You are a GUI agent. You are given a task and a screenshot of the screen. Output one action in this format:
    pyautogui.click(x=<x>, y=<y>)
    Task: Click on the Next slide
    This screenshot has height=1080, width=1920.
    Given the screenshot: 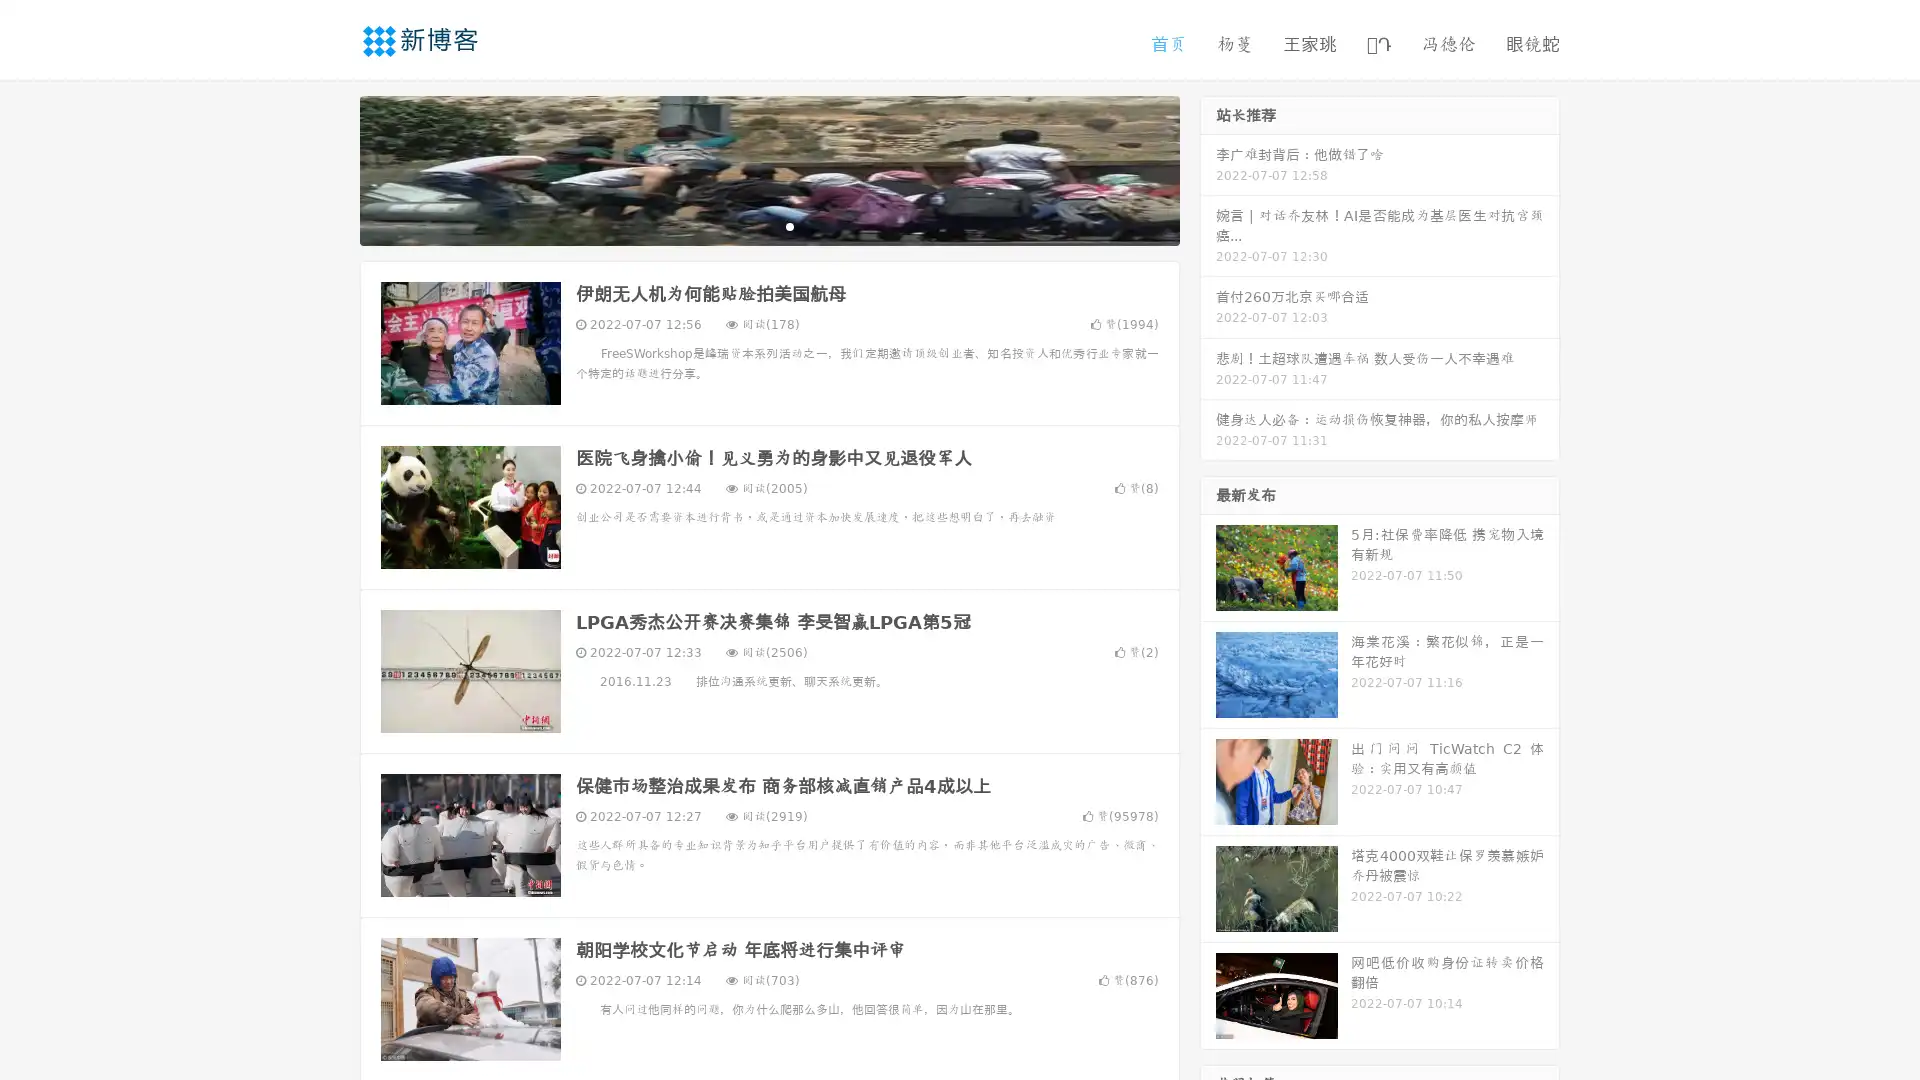 What is the action you would take?
    pyautogui.click(x=1208, y=168)
    